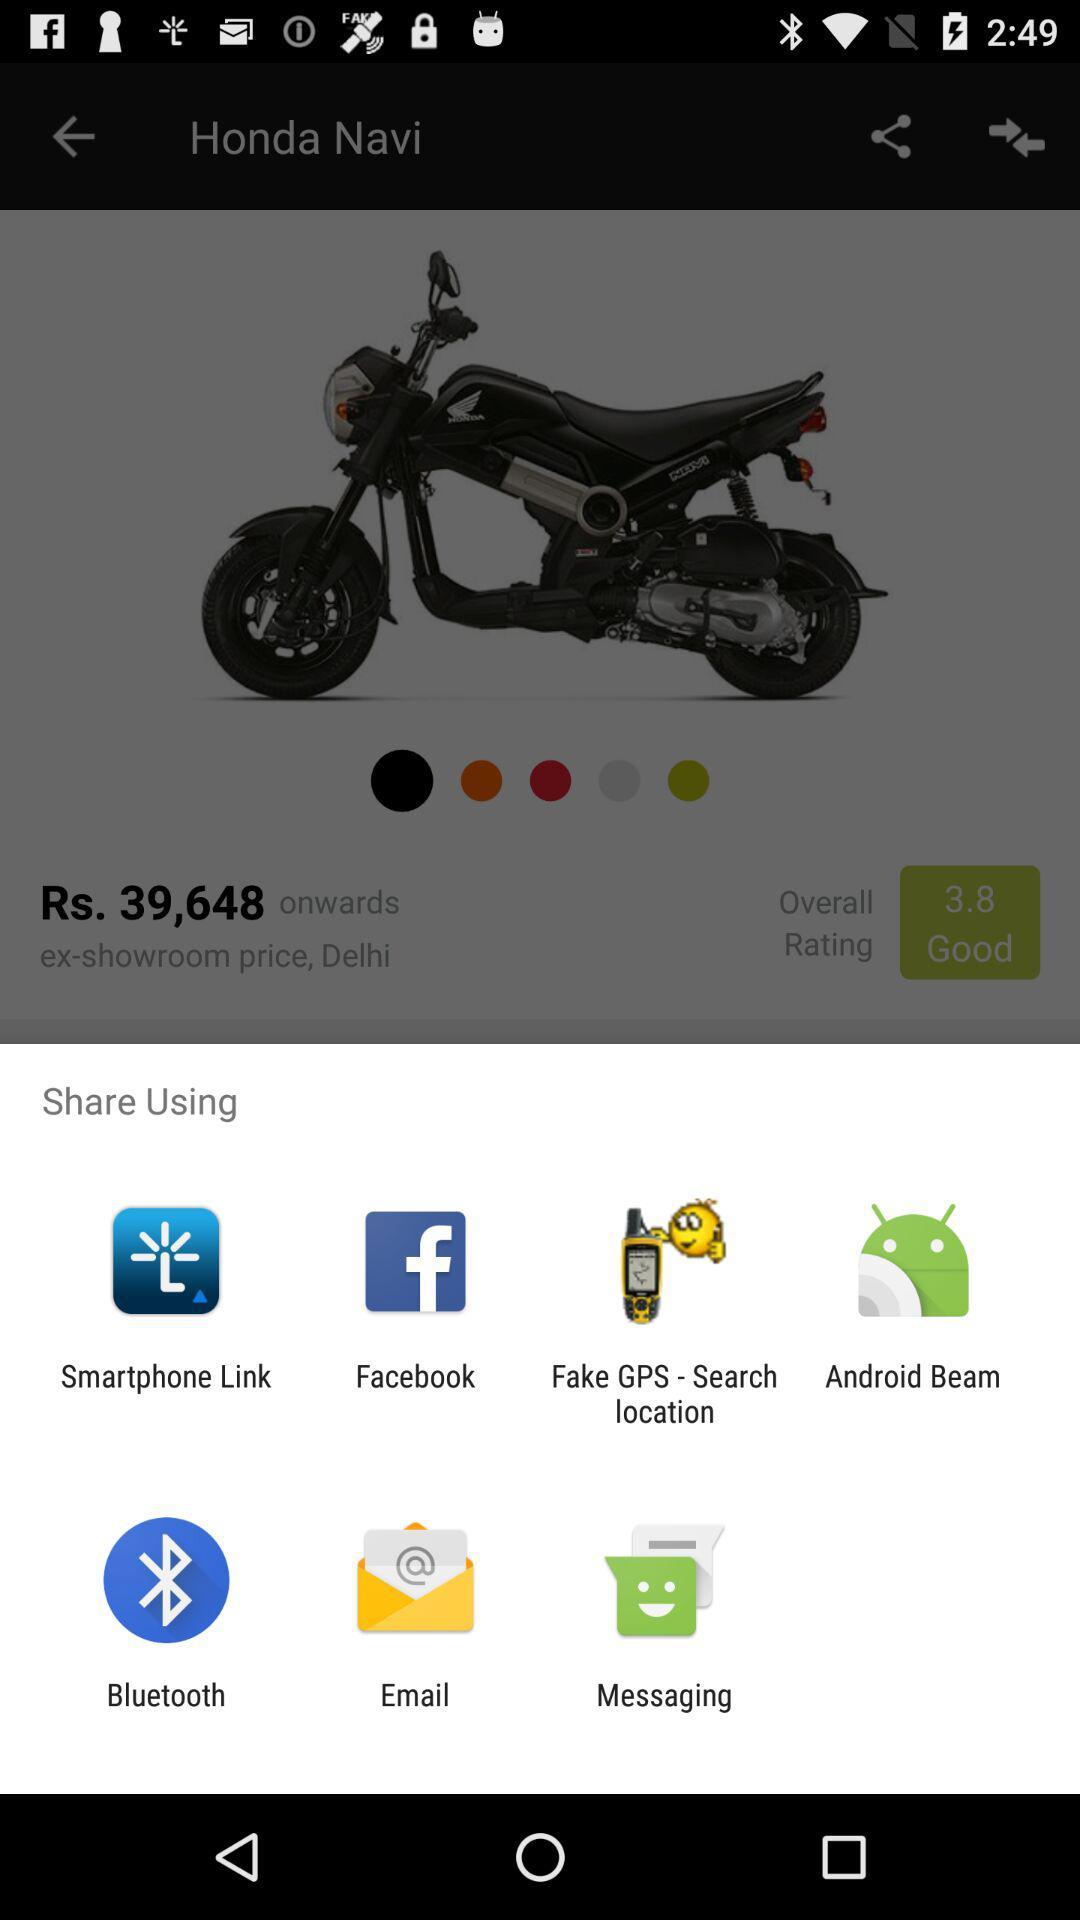  I want to click on the bluetooth icon, so click(165, 1711).